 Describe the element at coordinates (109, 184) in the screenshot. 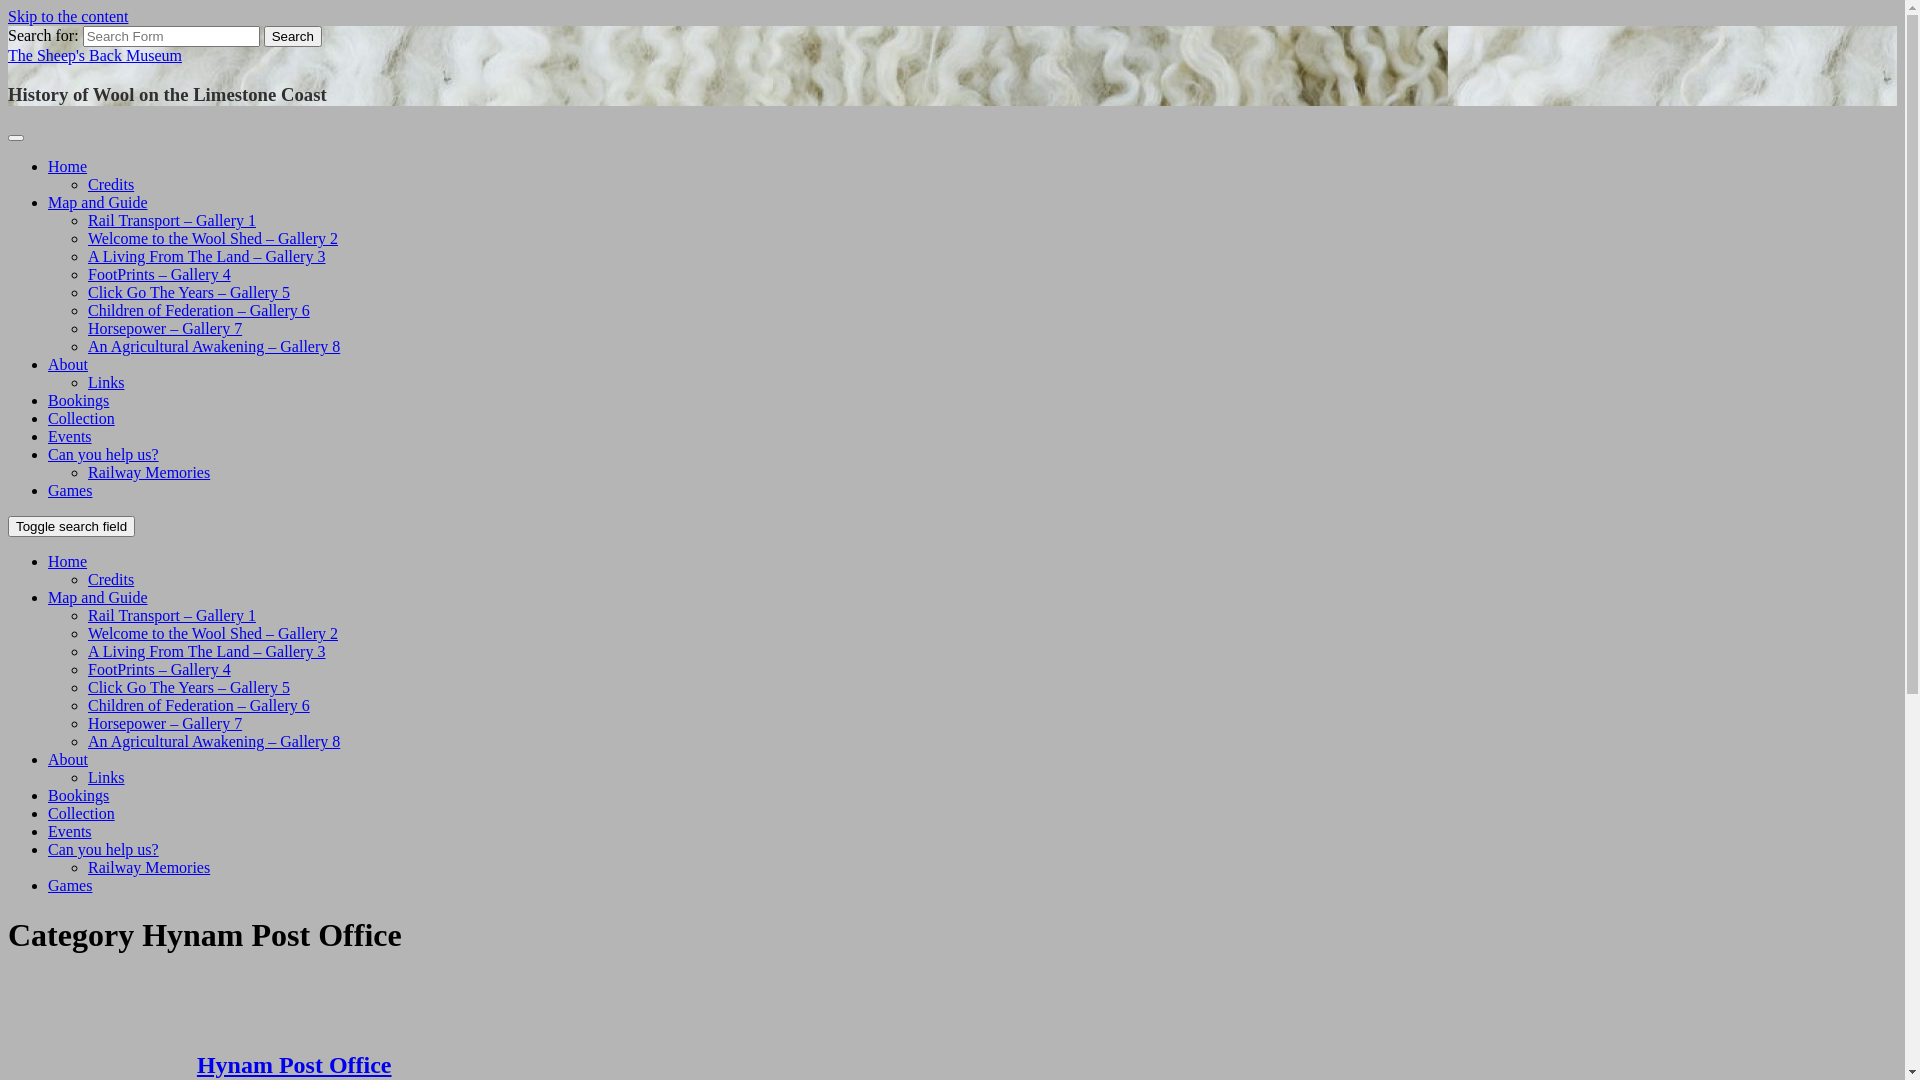

I see `'Credits'` at that location.